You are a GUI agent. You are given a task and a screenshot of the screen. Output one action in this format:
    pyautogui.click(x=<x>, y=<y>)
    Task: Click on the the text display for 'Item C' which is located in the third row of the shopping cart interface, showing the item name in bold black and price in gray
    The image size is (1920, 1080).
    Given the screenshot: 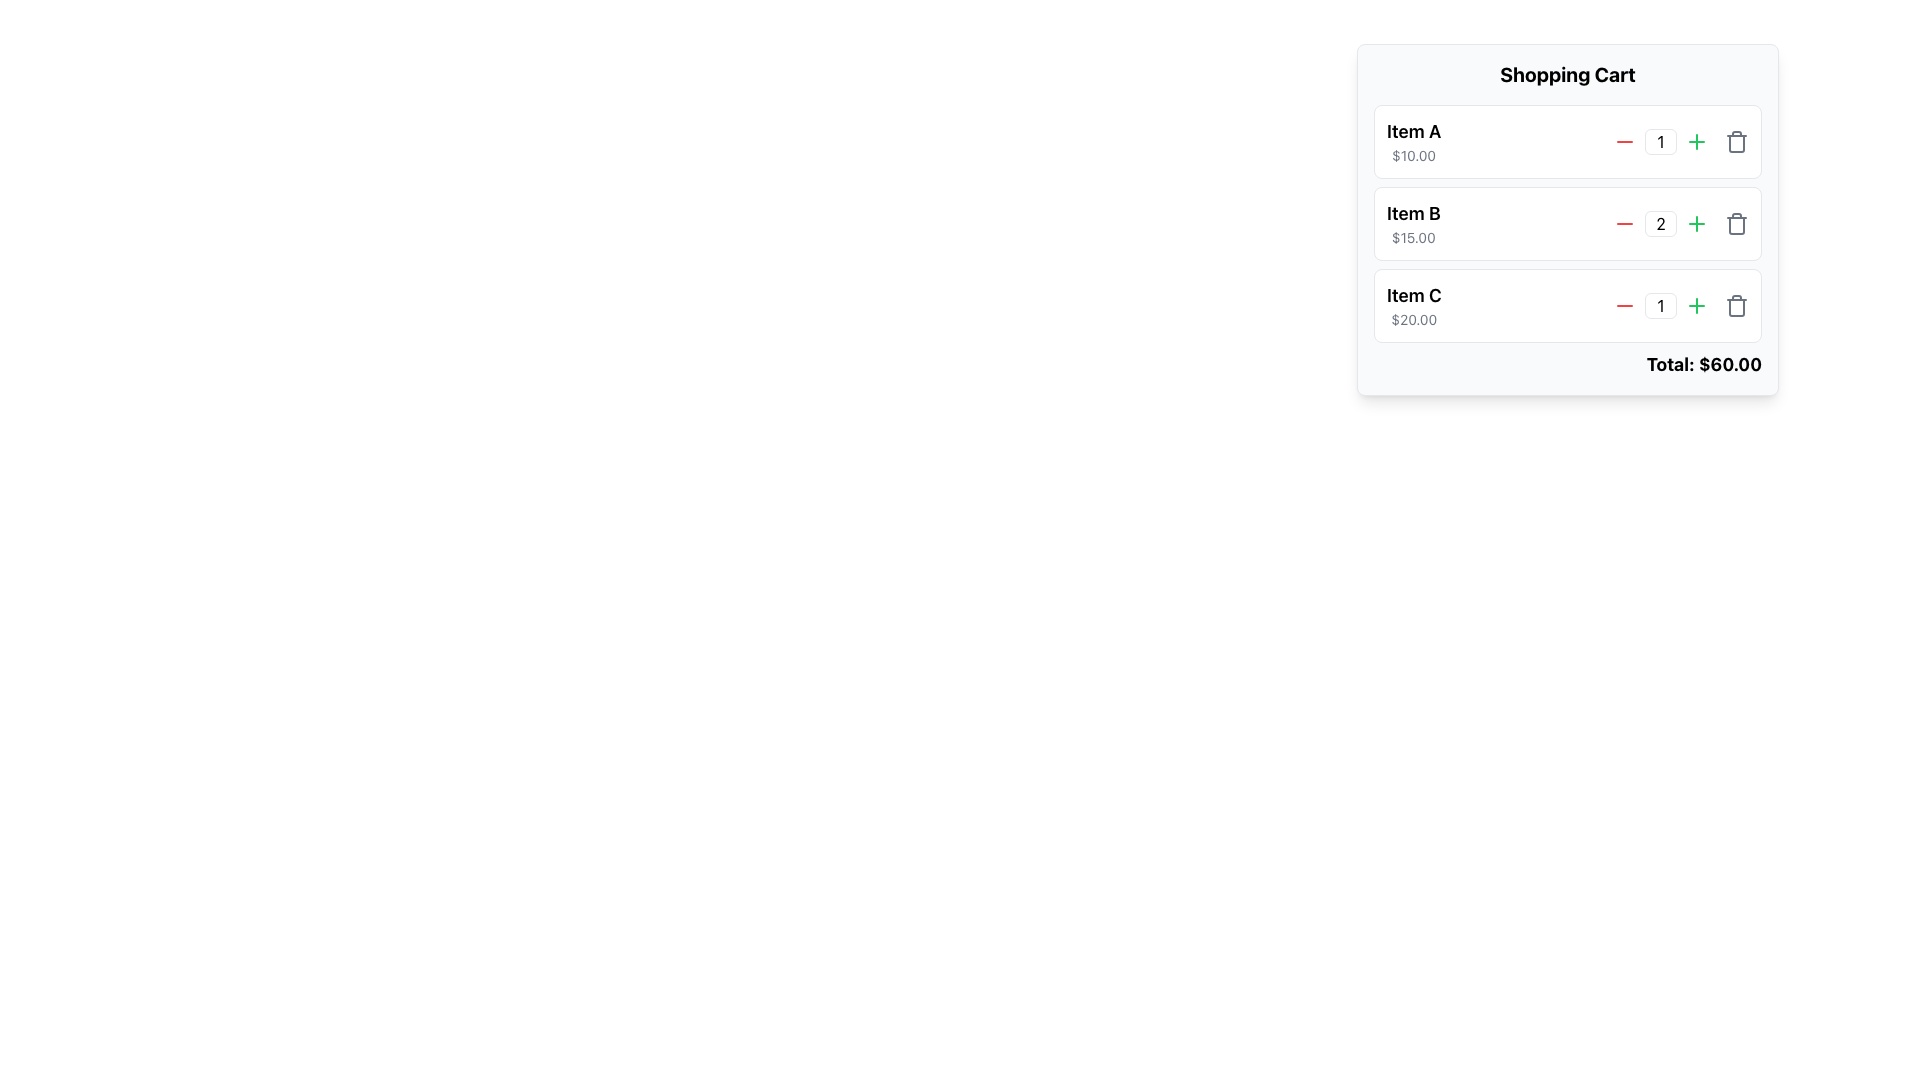 What is the action you would take?
    pyautogui.click(x=1413, y=305)
    